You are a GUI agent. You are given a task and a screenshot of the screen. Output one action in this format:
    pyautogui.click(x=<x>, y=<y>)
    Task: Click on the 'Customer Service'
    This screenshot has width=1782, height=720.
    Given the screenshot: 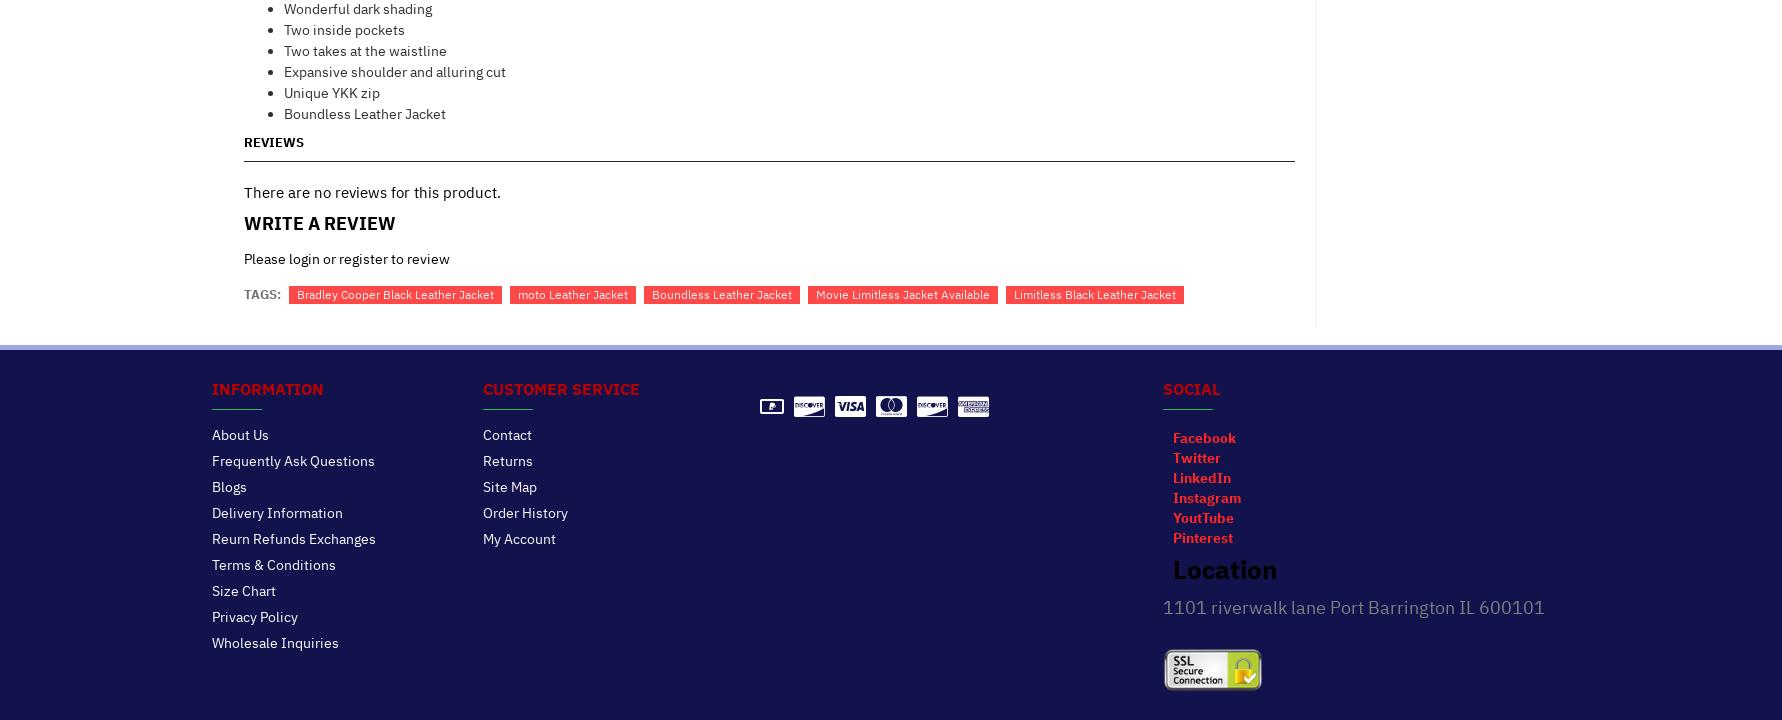 What is the action you would take?
    pyautogui.click(x=561, y=388)
    